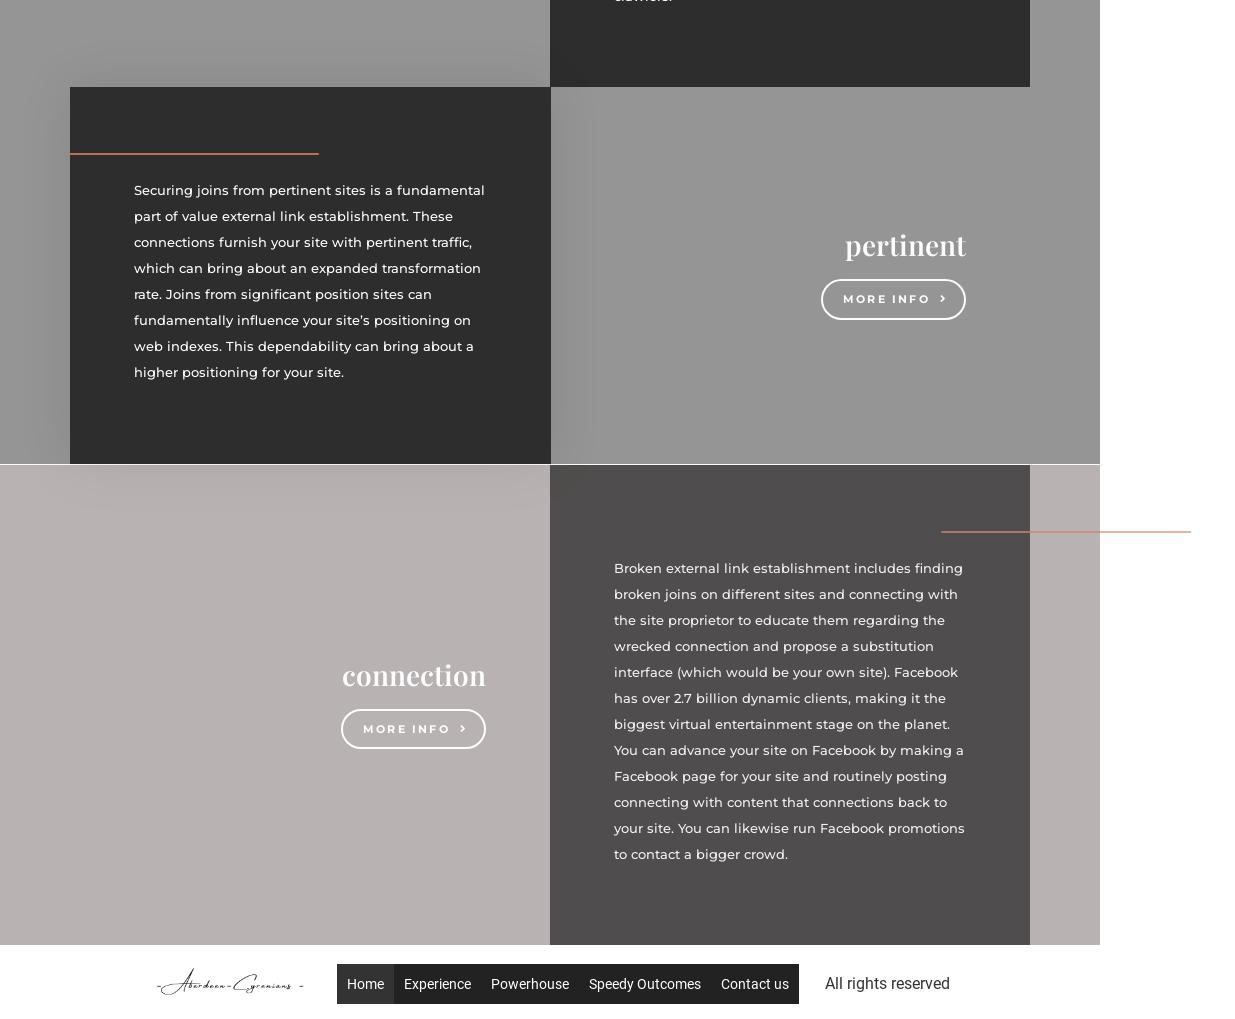 The height and width of the screenshot is (1019, 1235). What do you see at coordinates (586, 984) in the screenshot?
I see `'Speedy Outcomes'` at bounding box center [586, 984].